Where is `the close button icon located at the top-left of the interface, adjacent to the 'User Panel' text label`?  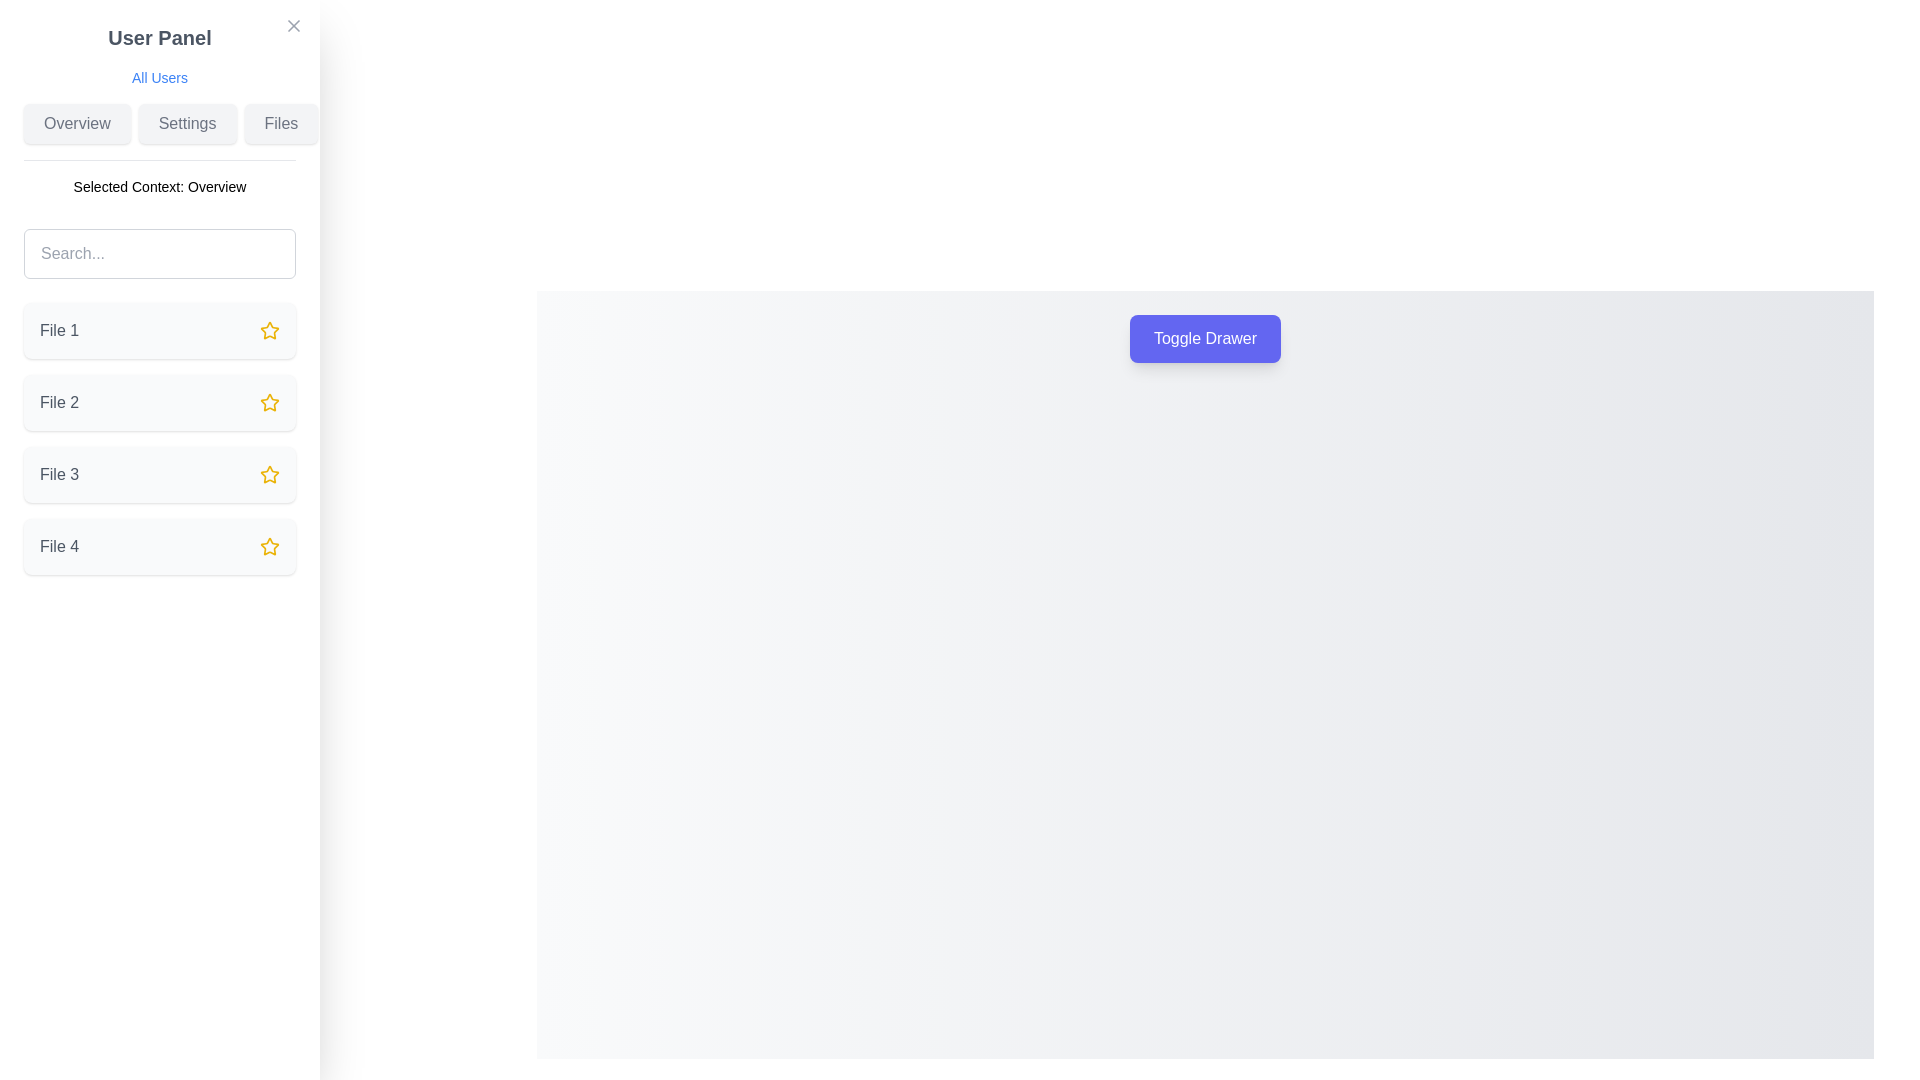 the close button icon located at the top-left of the interface, adjacent to the 'User Panel' text label is located at coordinates (292, 26).